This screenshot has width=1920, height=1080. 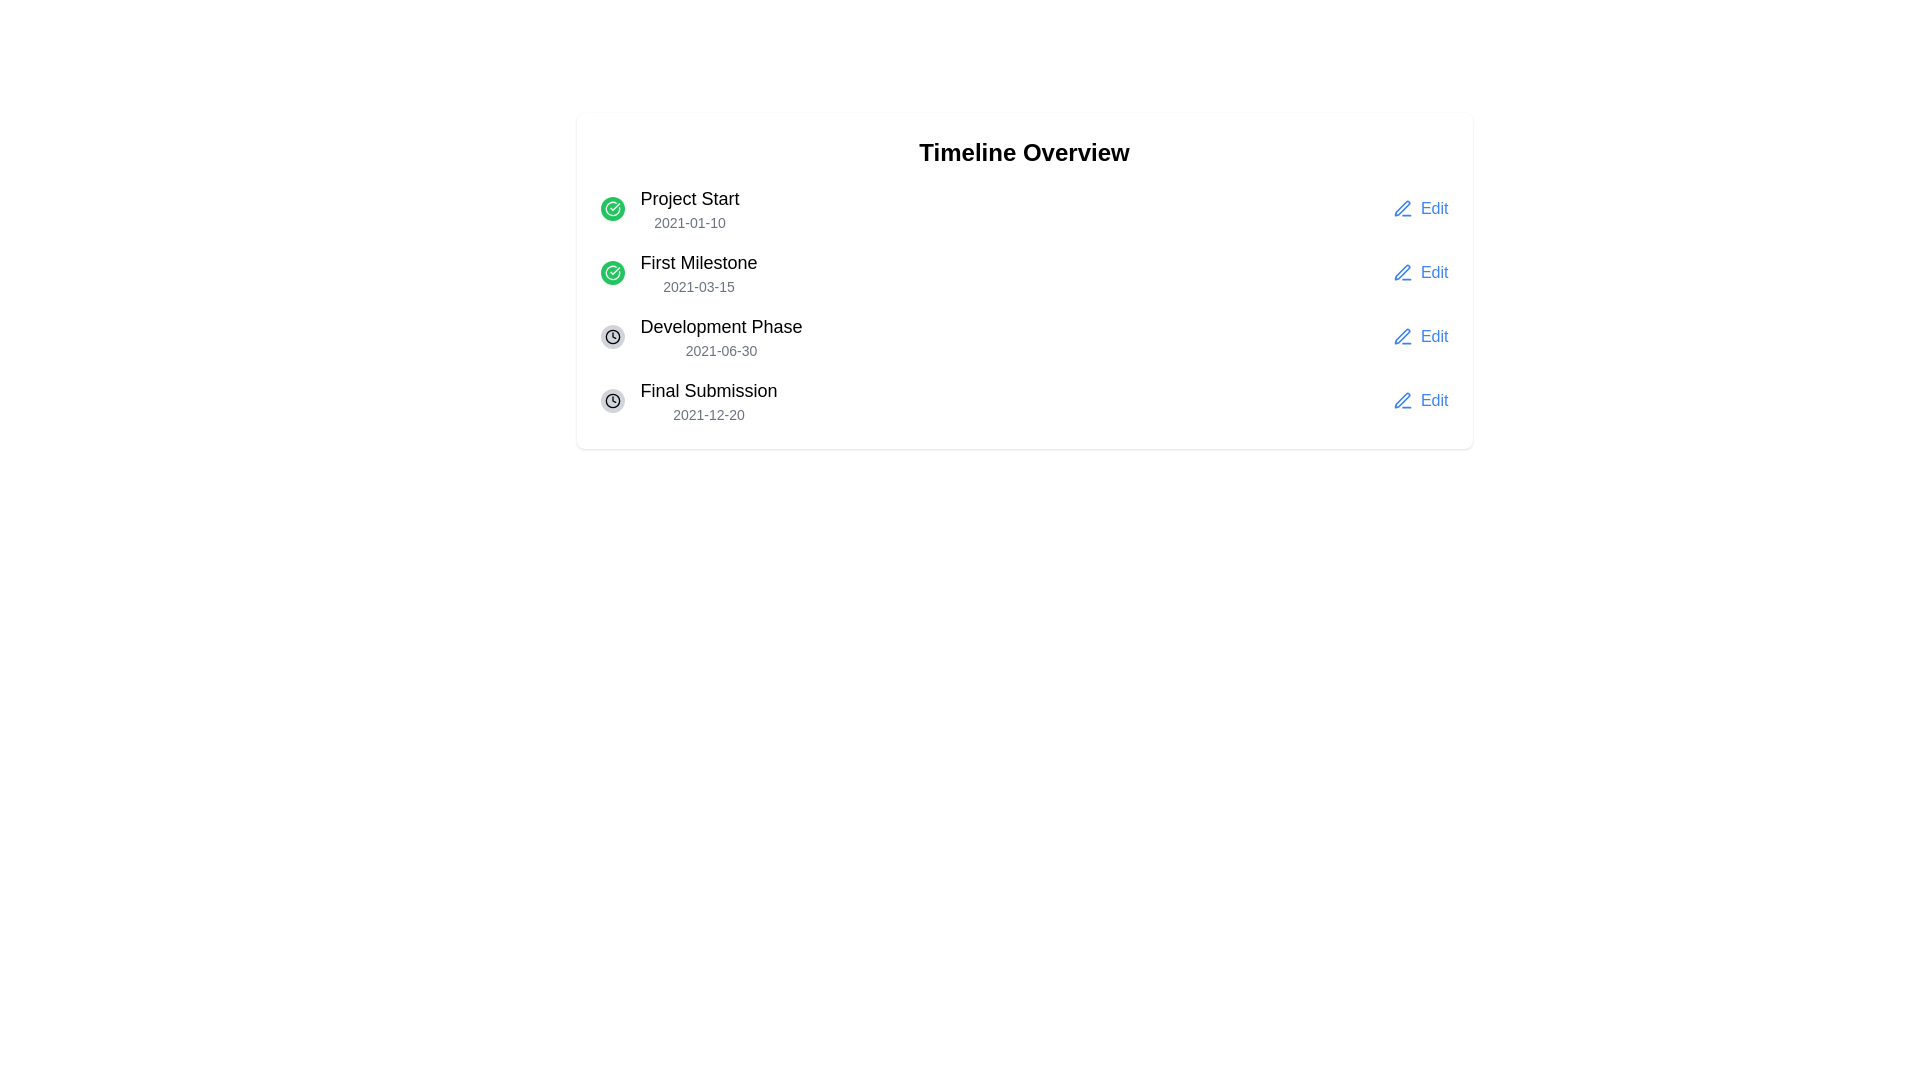 I want to click on the leftmost circular status indicator for the 'First Milestone' in the timeline view, so click(x=611, y=273).